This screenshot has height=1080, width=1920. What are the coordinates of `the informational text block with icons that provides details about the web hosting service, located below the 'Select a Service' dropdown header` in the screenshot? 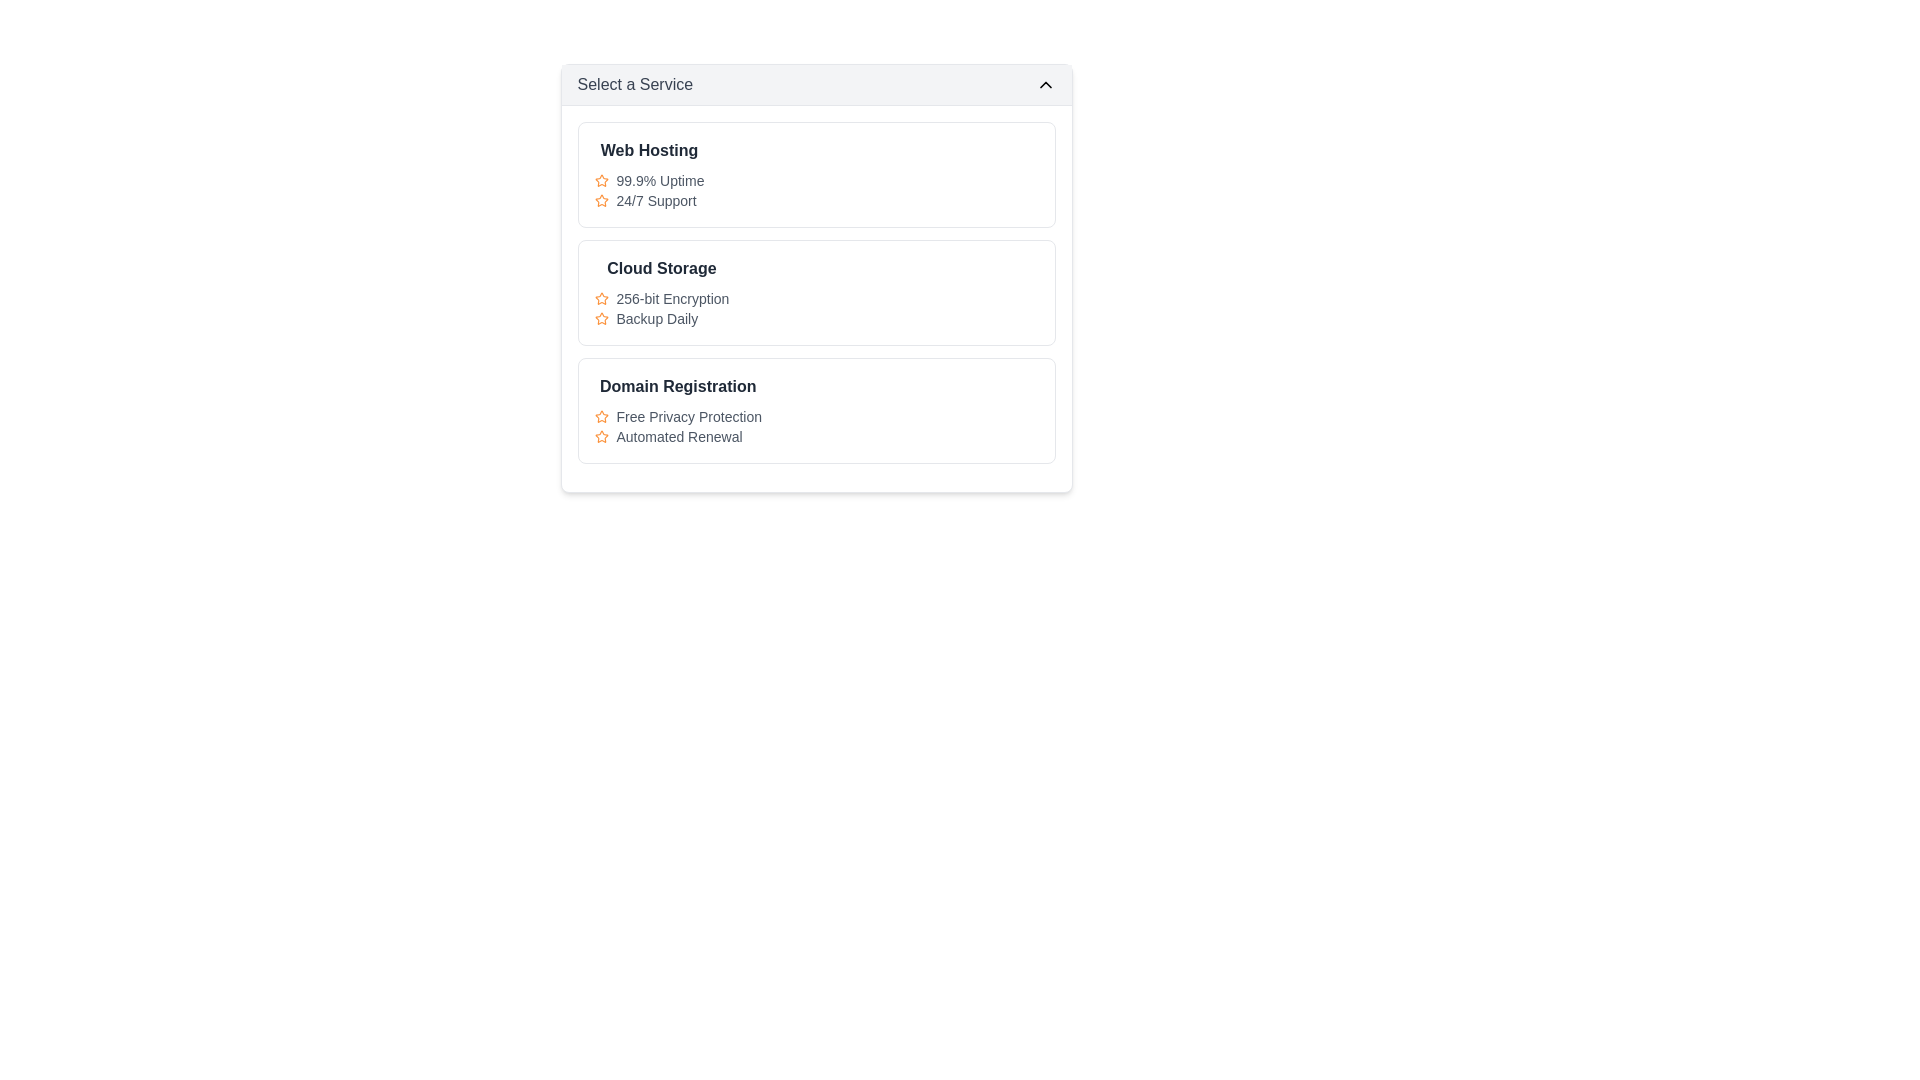 It's located at (816, 173).